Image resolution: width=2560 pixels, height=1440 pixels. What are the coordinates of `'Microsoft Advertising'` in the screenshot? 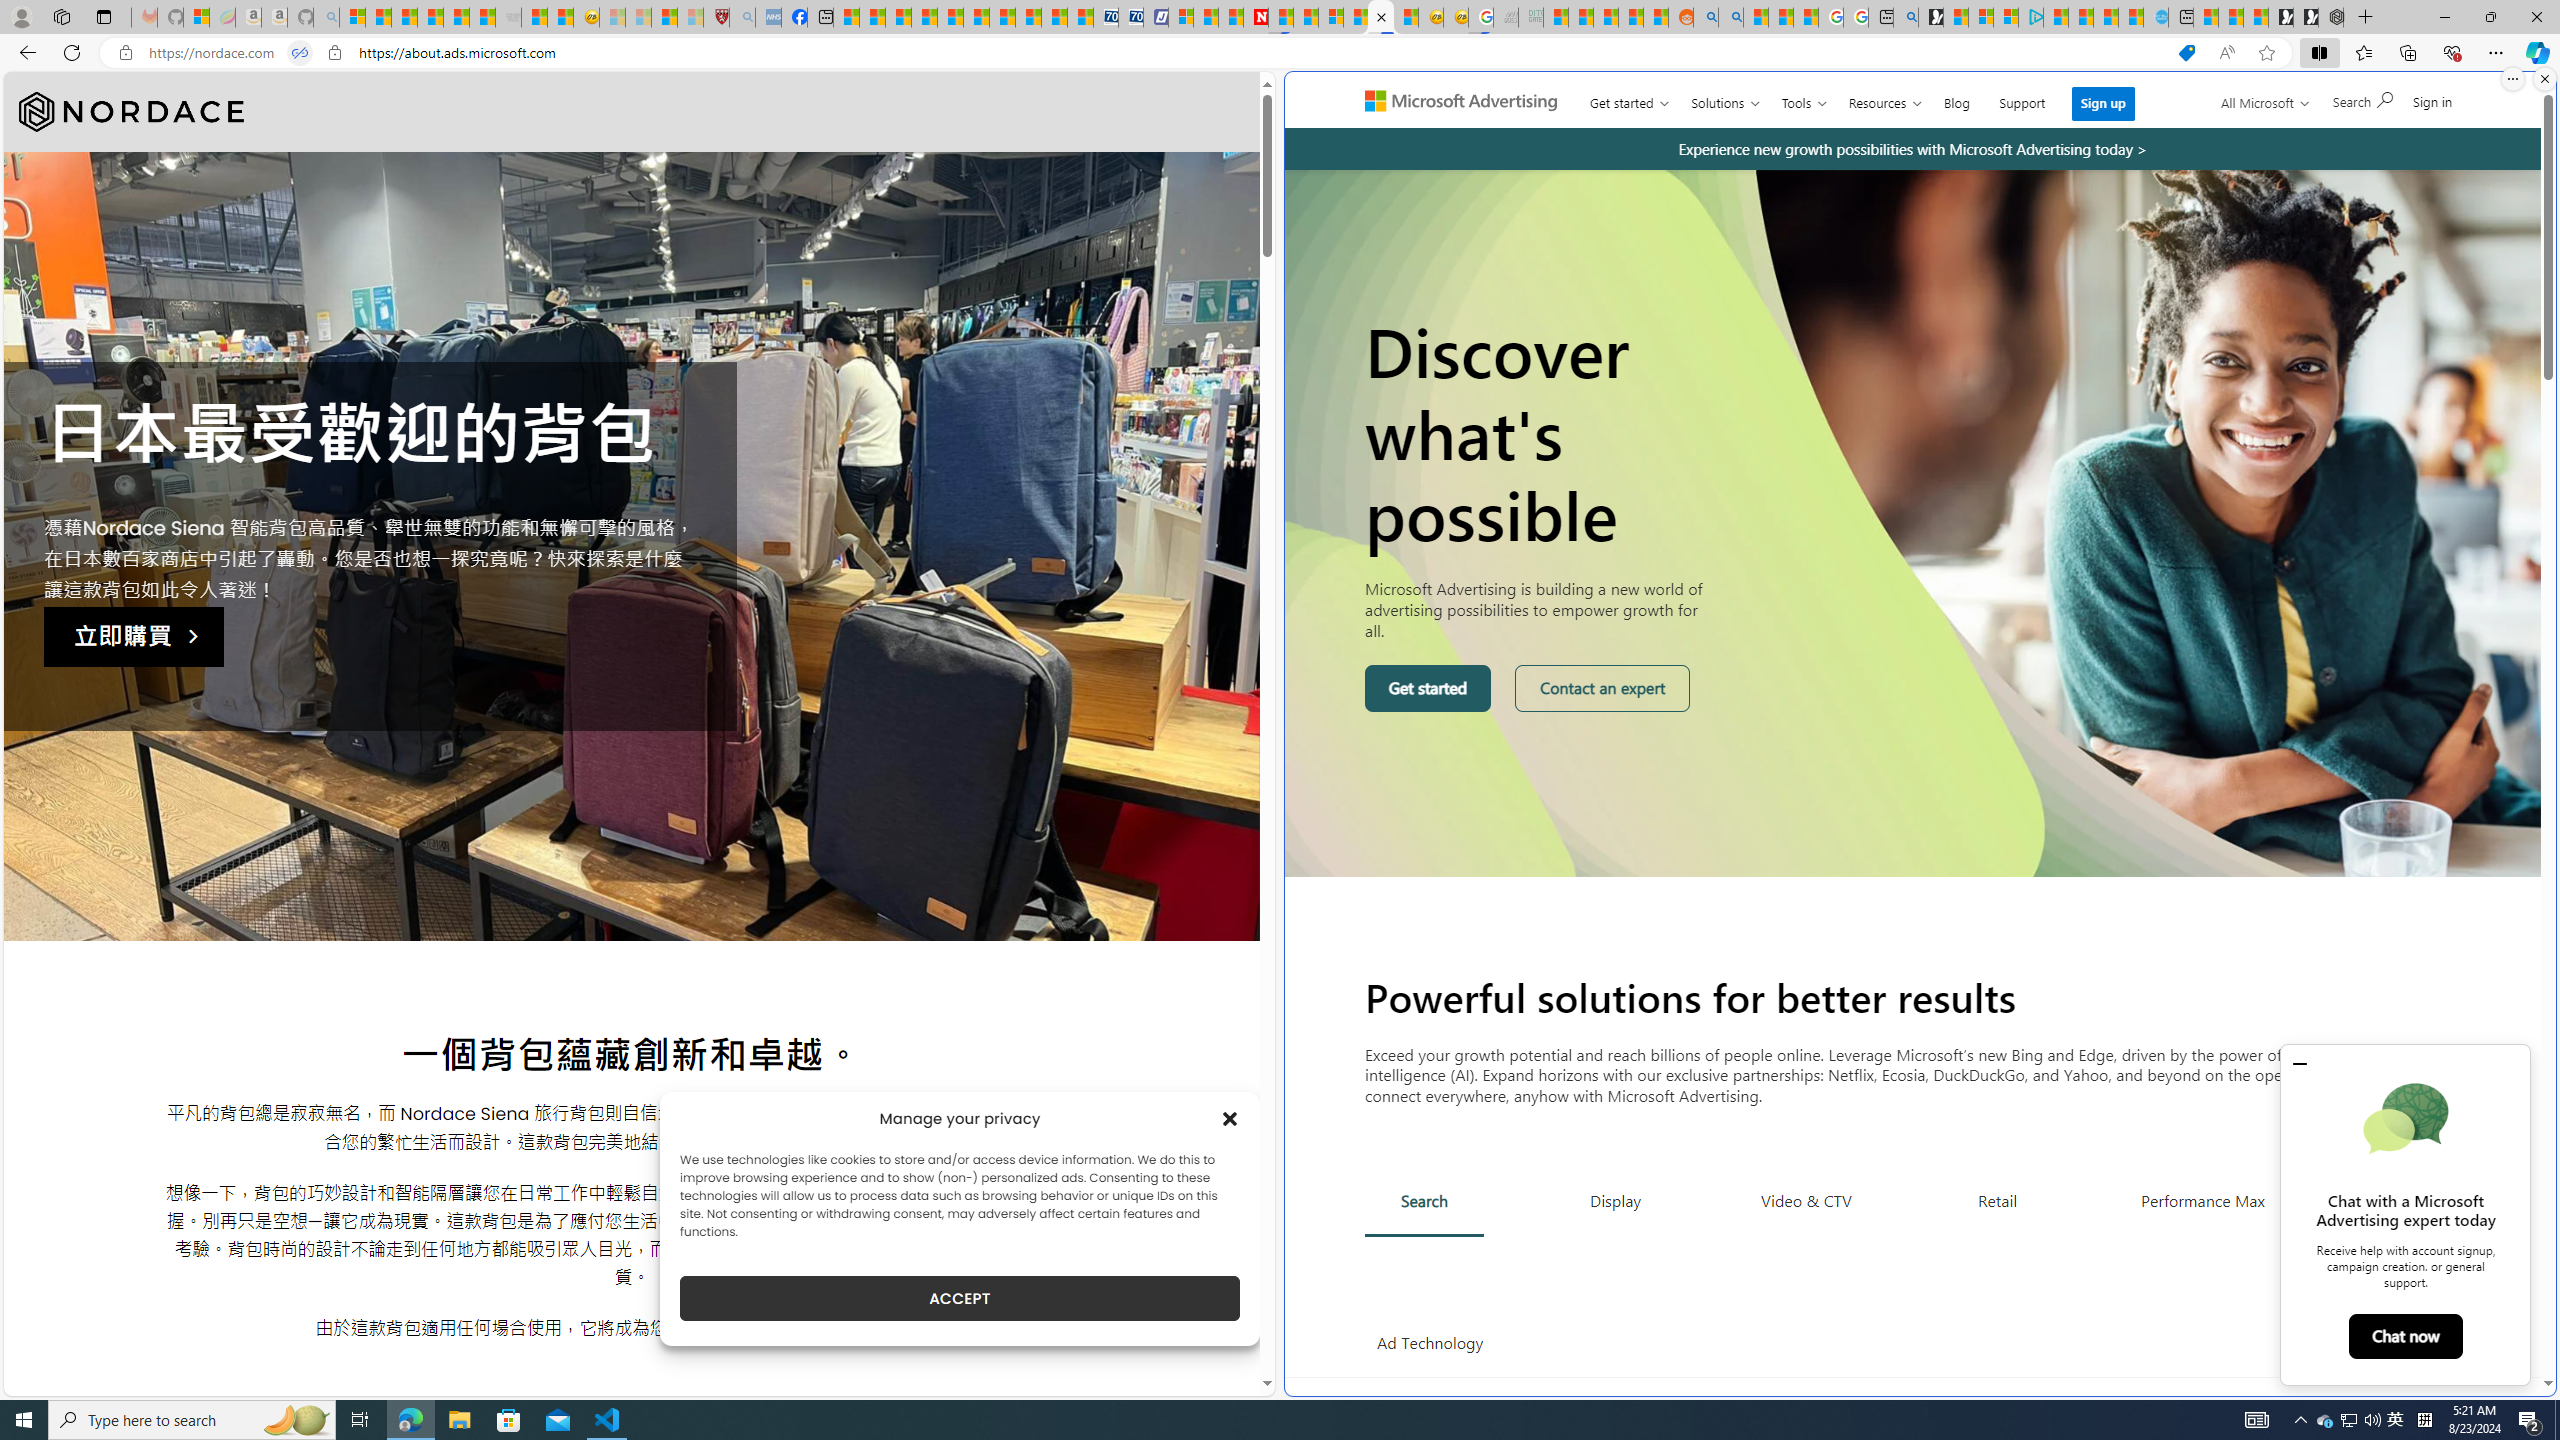 It's located at (1468, 99).